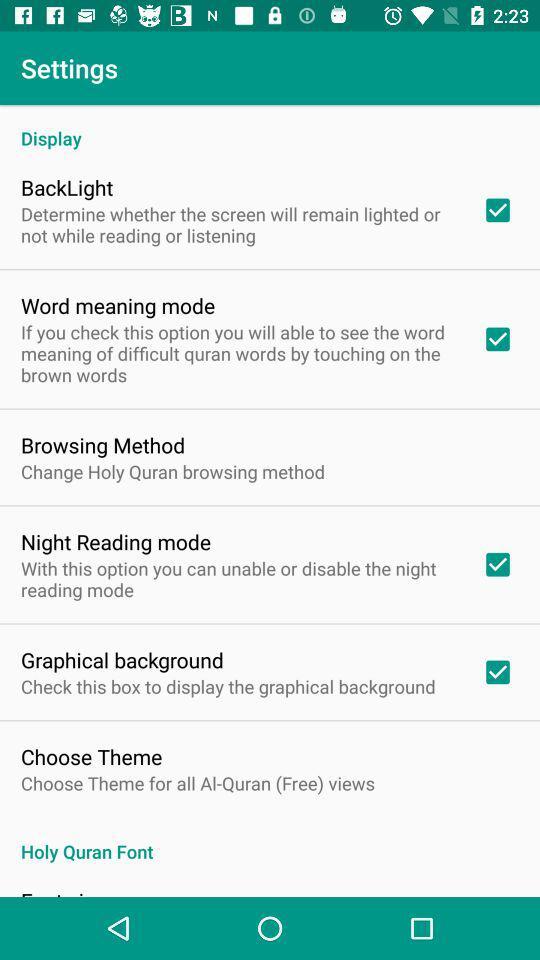 The image size is (540, 960). What do you see at coordinates (67, 187) in the screenshot?
I see `backlight item` at bounding box center [67, 187].